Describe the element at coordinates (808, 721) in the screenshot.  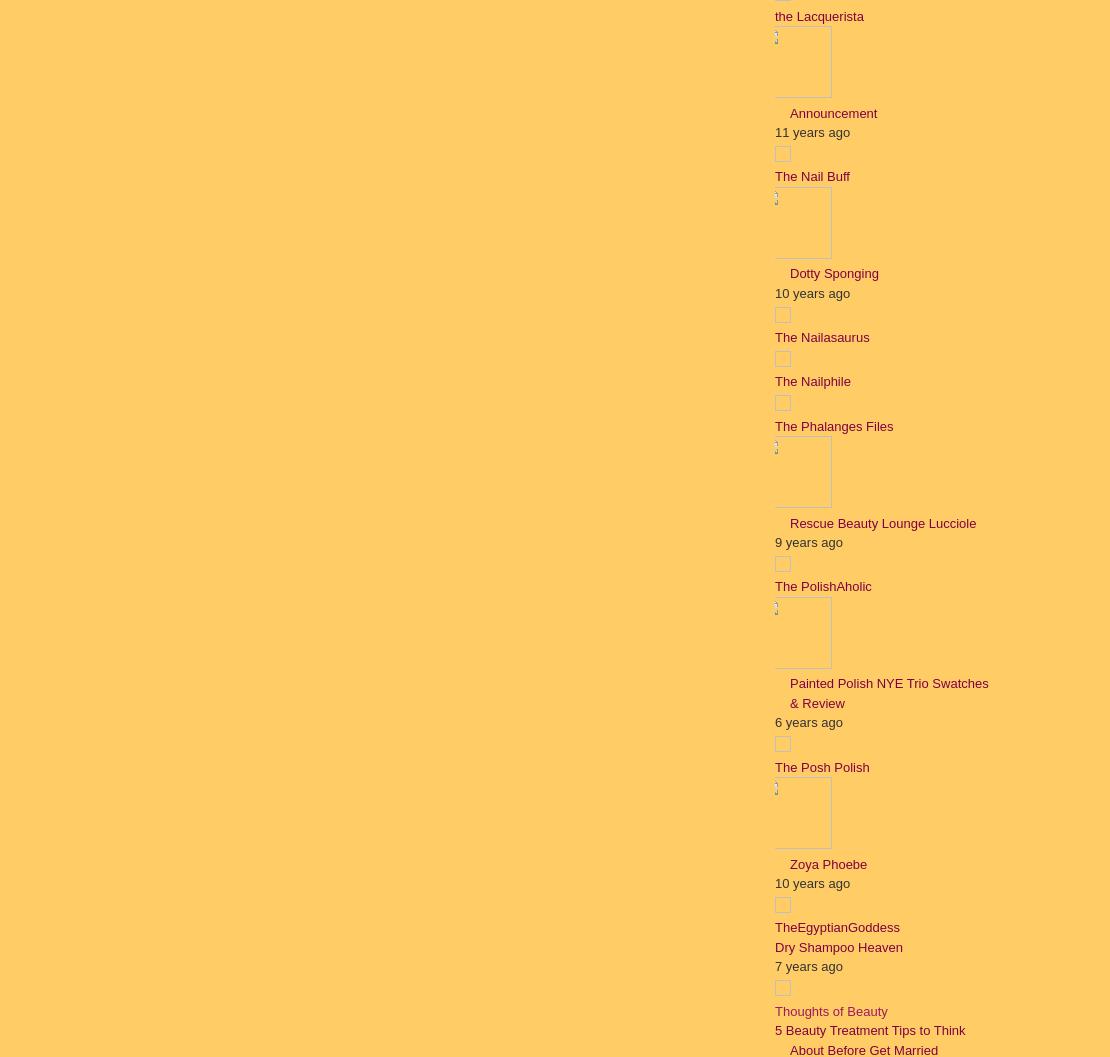
I see `'6 years ago'` at that location.